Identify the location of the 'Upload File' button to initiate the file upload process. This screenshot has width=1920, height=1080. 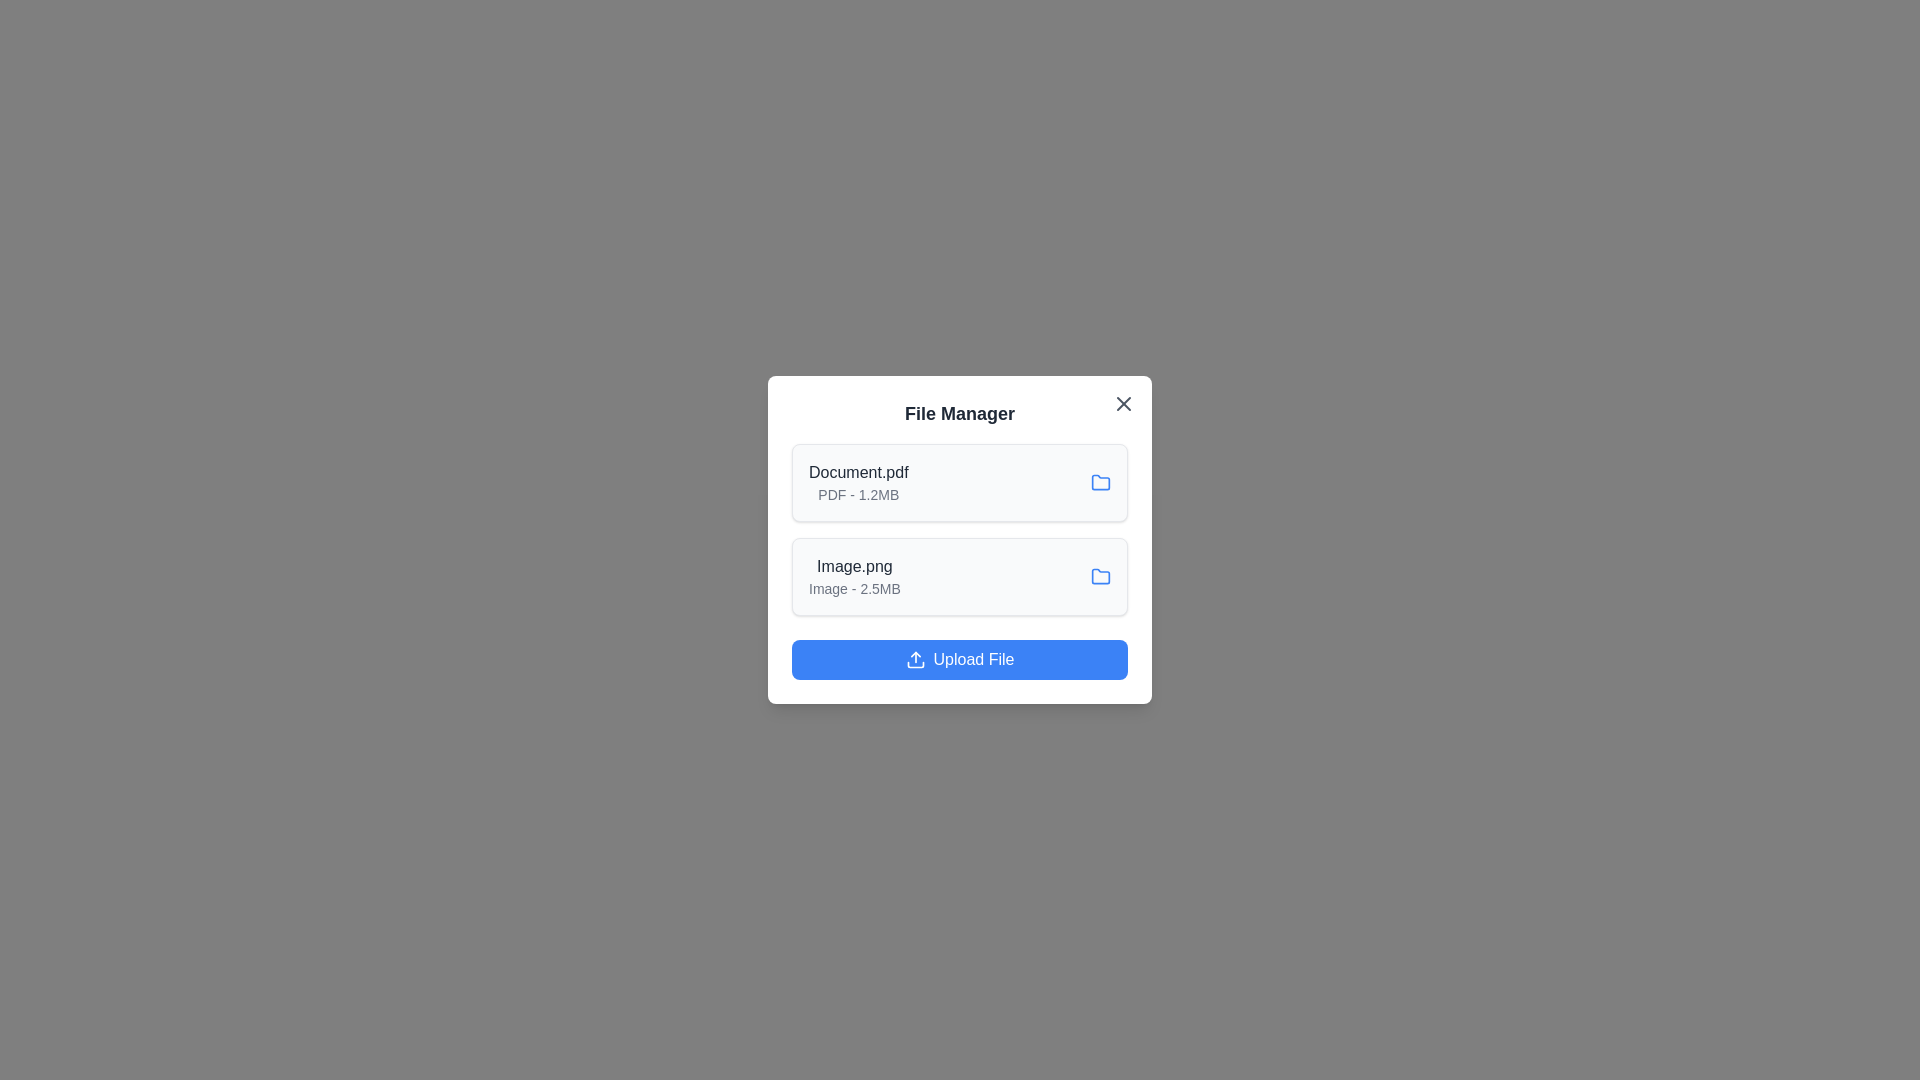
(960, 659).